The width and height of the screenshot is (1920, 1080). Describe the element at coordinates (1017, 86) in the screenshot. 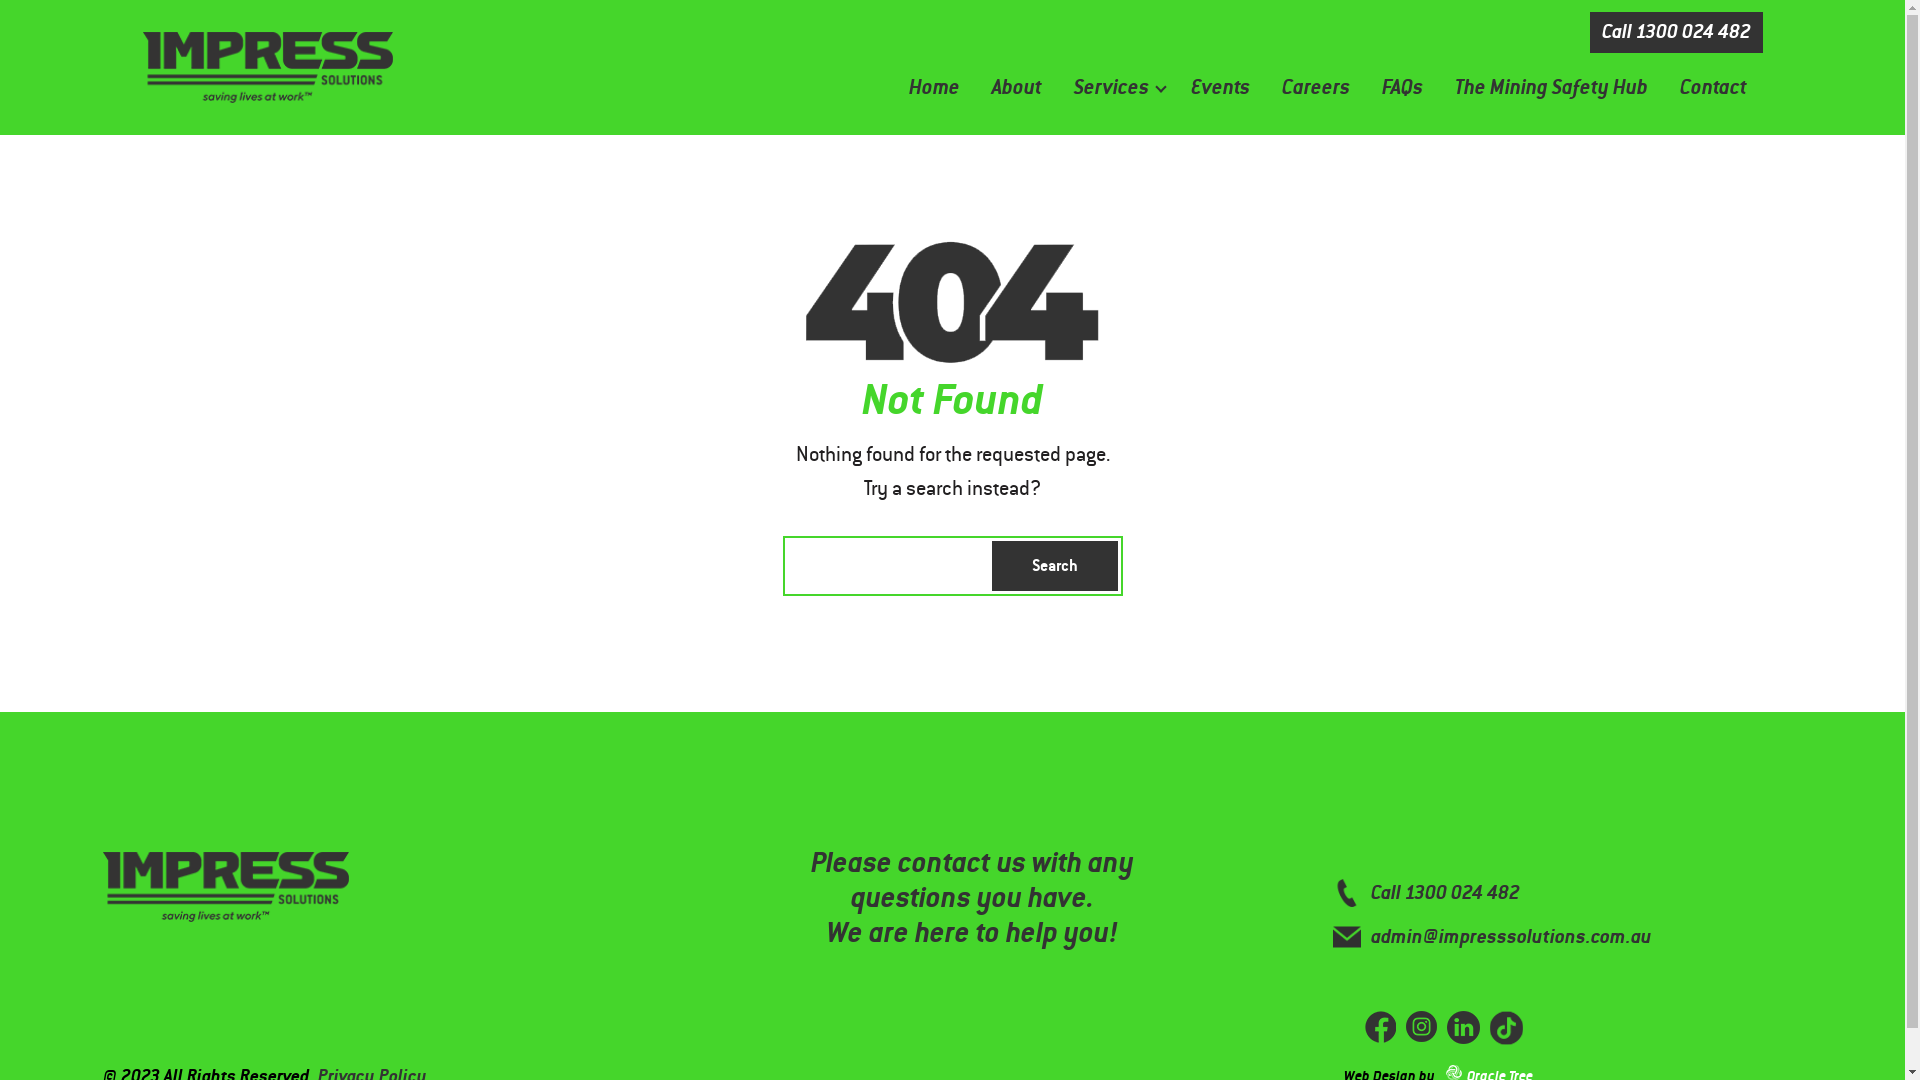

I see `'About'` at that location.